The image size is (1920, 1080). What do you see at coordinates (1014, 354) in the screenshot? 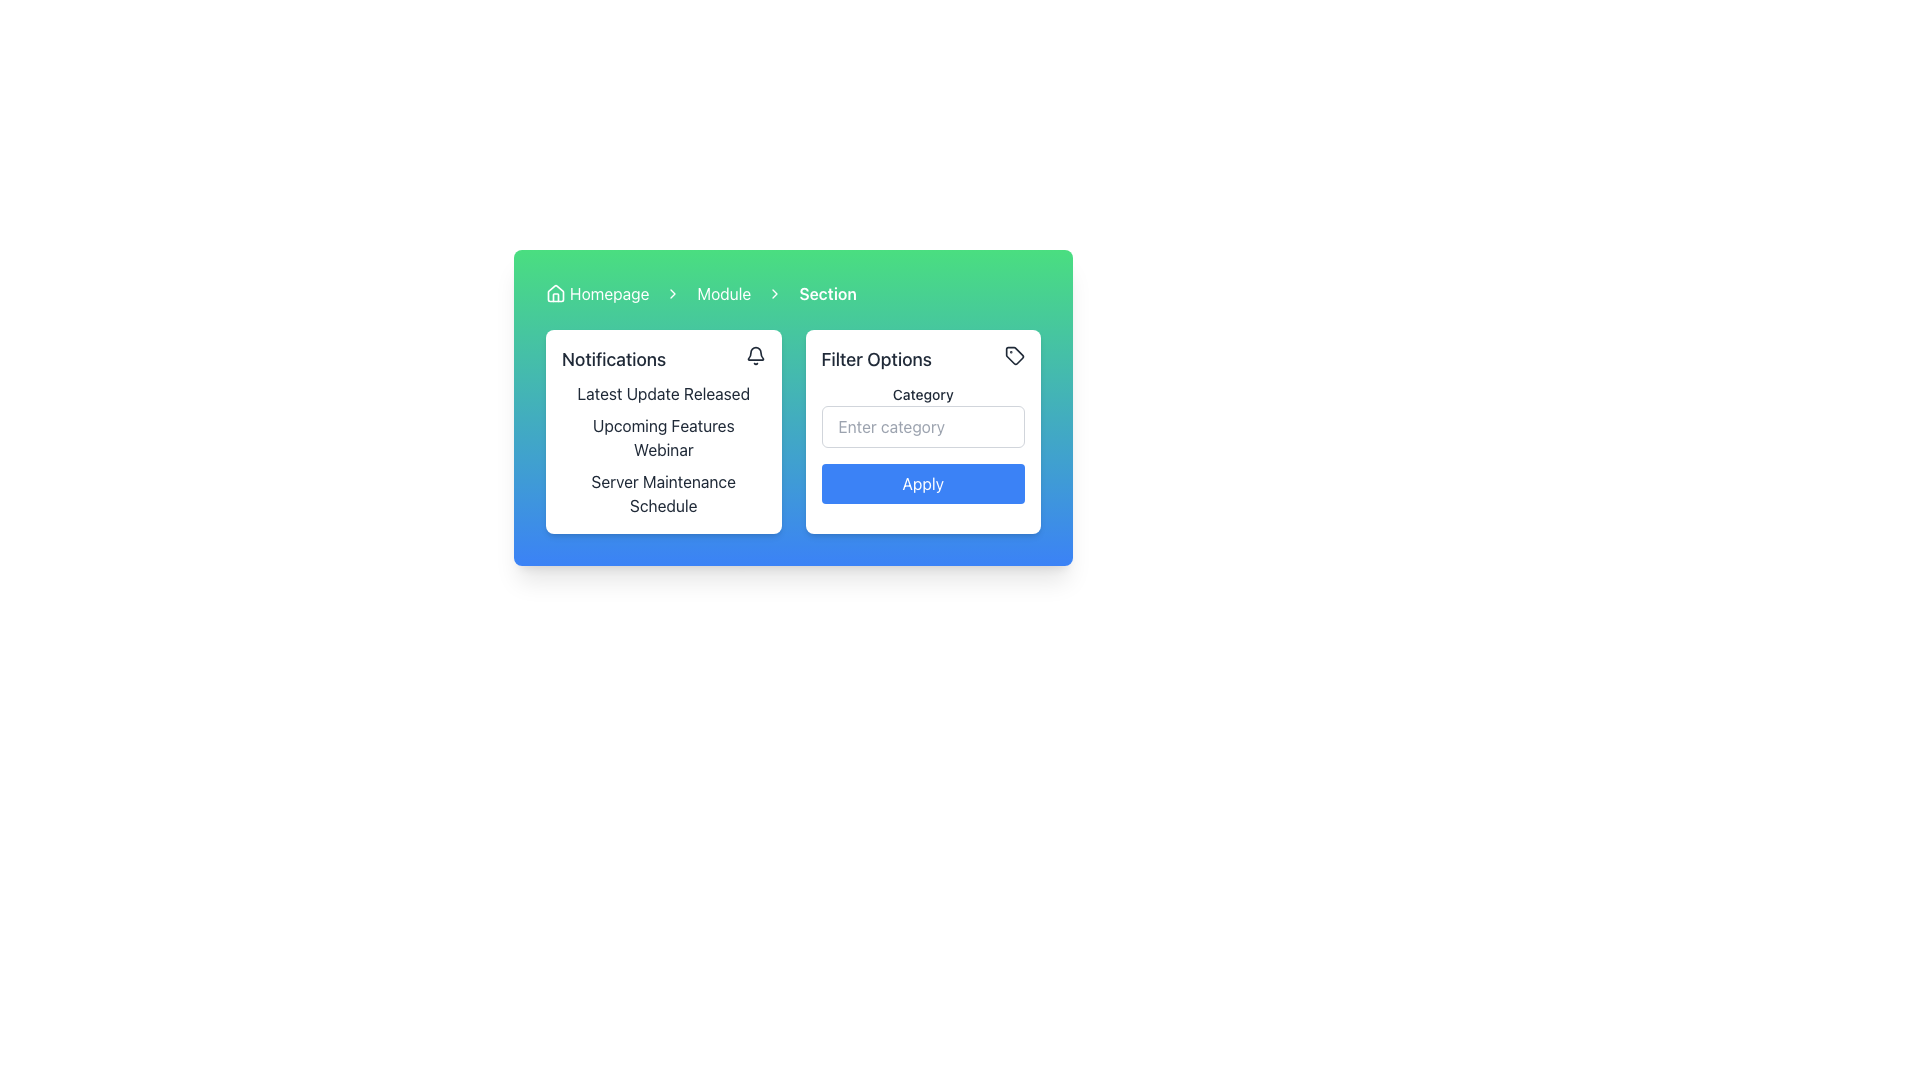
I see `the tag-shaped icon located in the upper-right corner of the 'Filter Options' section, which has a minimalistic black stroke outline and a hollow center` at bounding box center [1014, 354].